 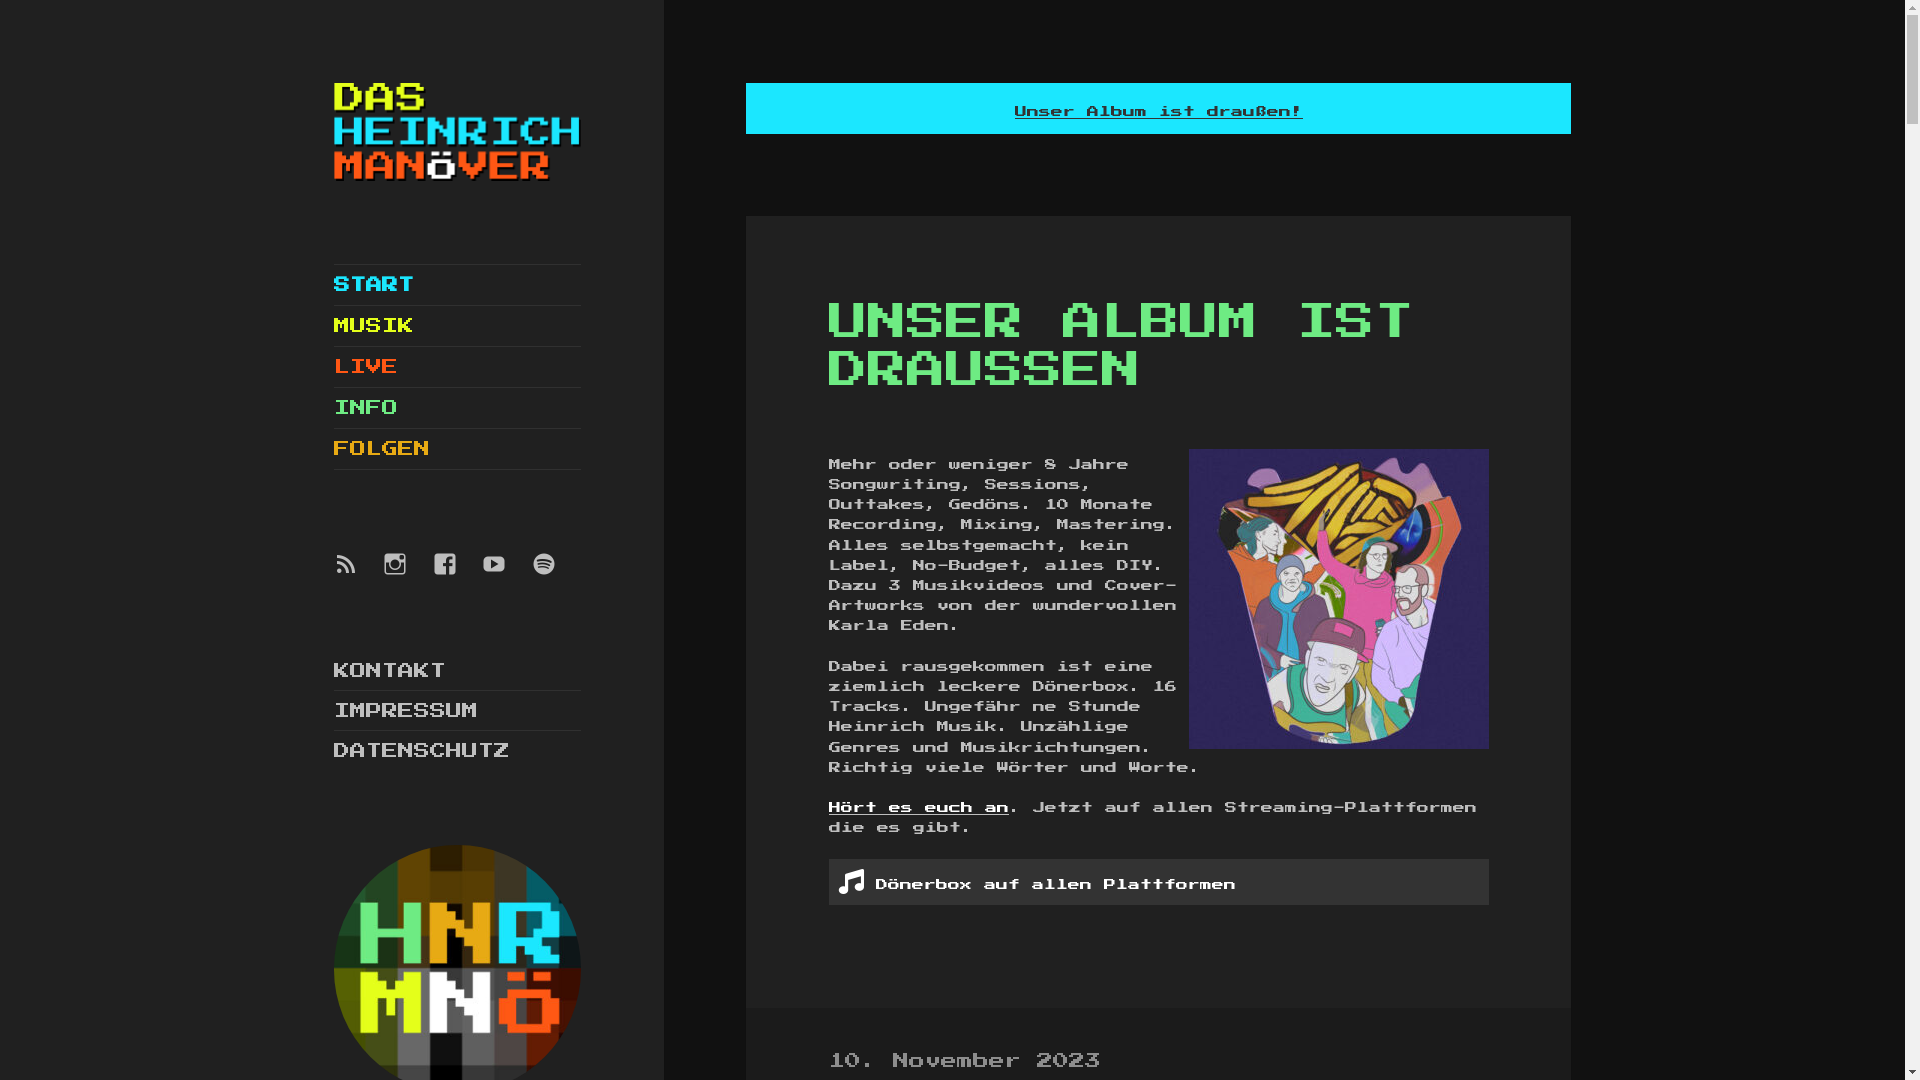 What do you see at coordinates (505, 575) in the screenshot?
I see `'YOUTUBE'` at bounding box center [505, 575].